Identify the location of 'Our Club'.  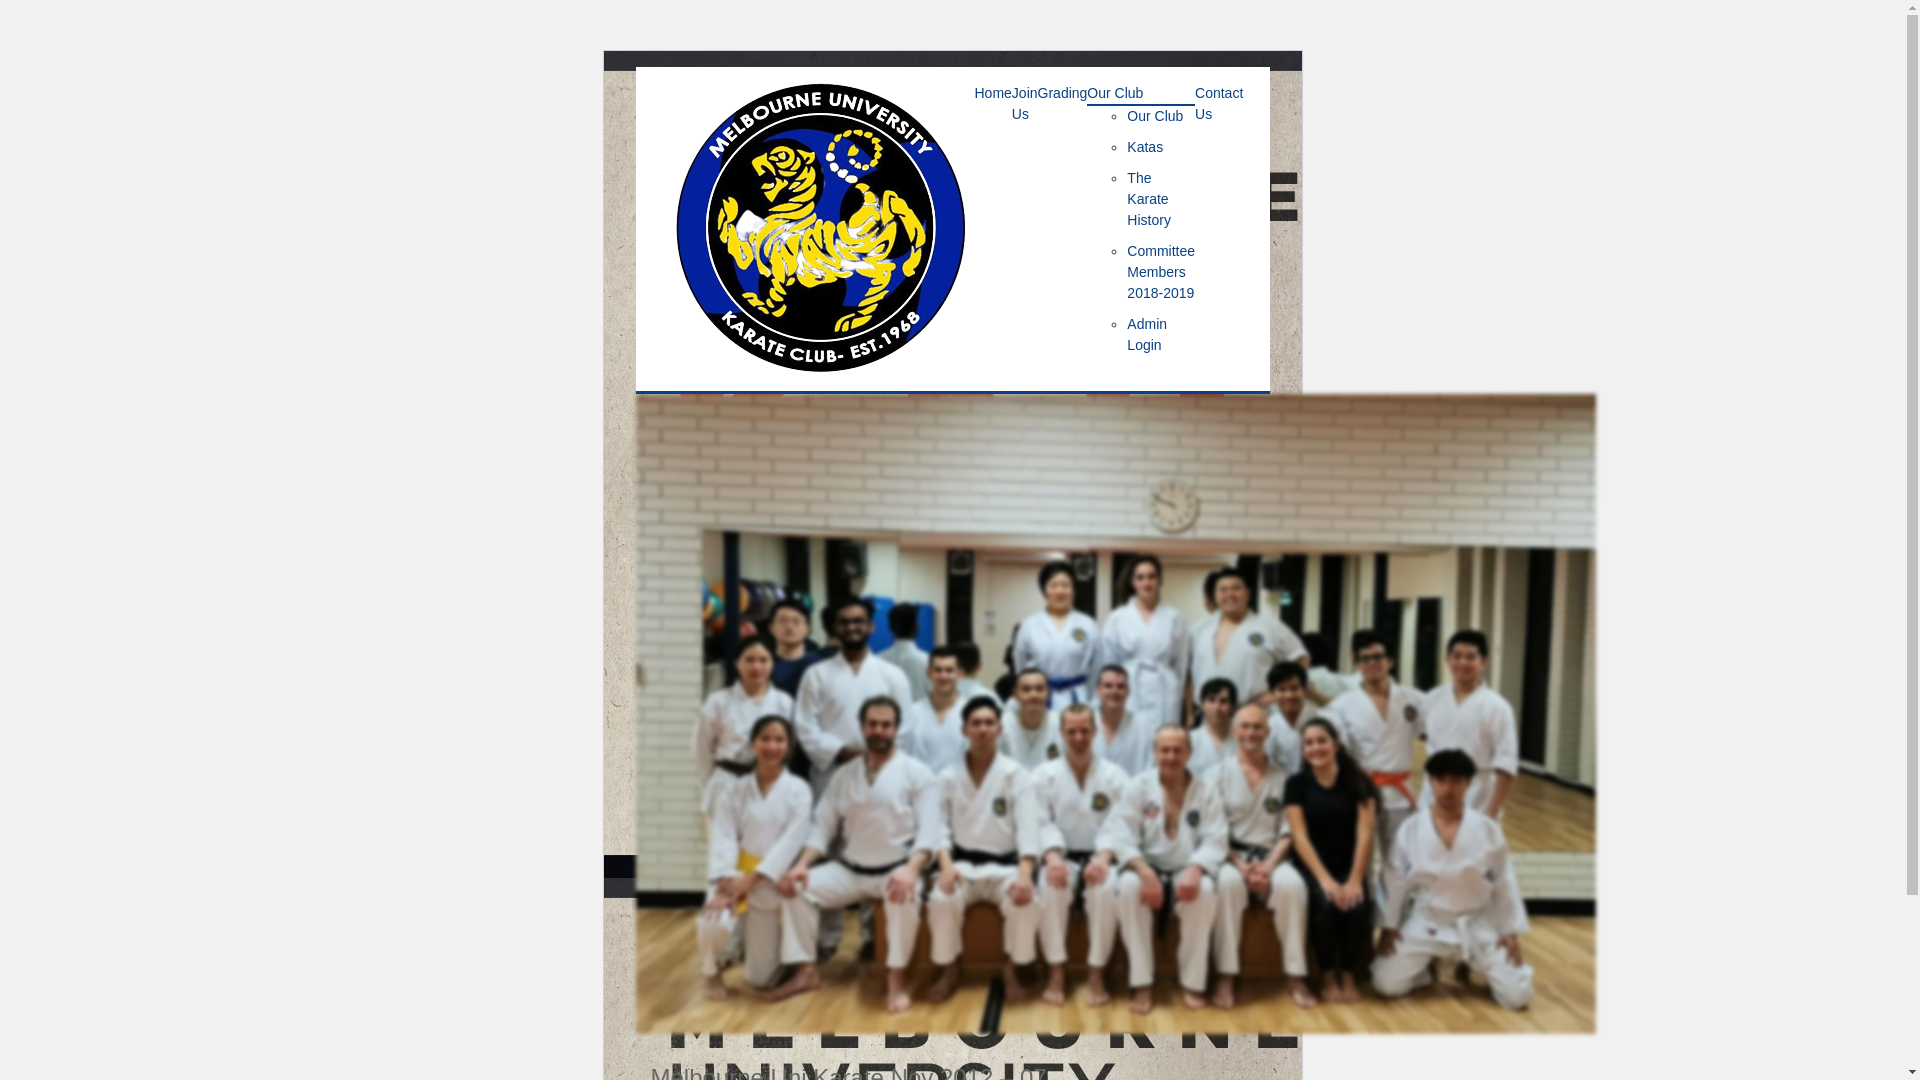
(1113, 92).